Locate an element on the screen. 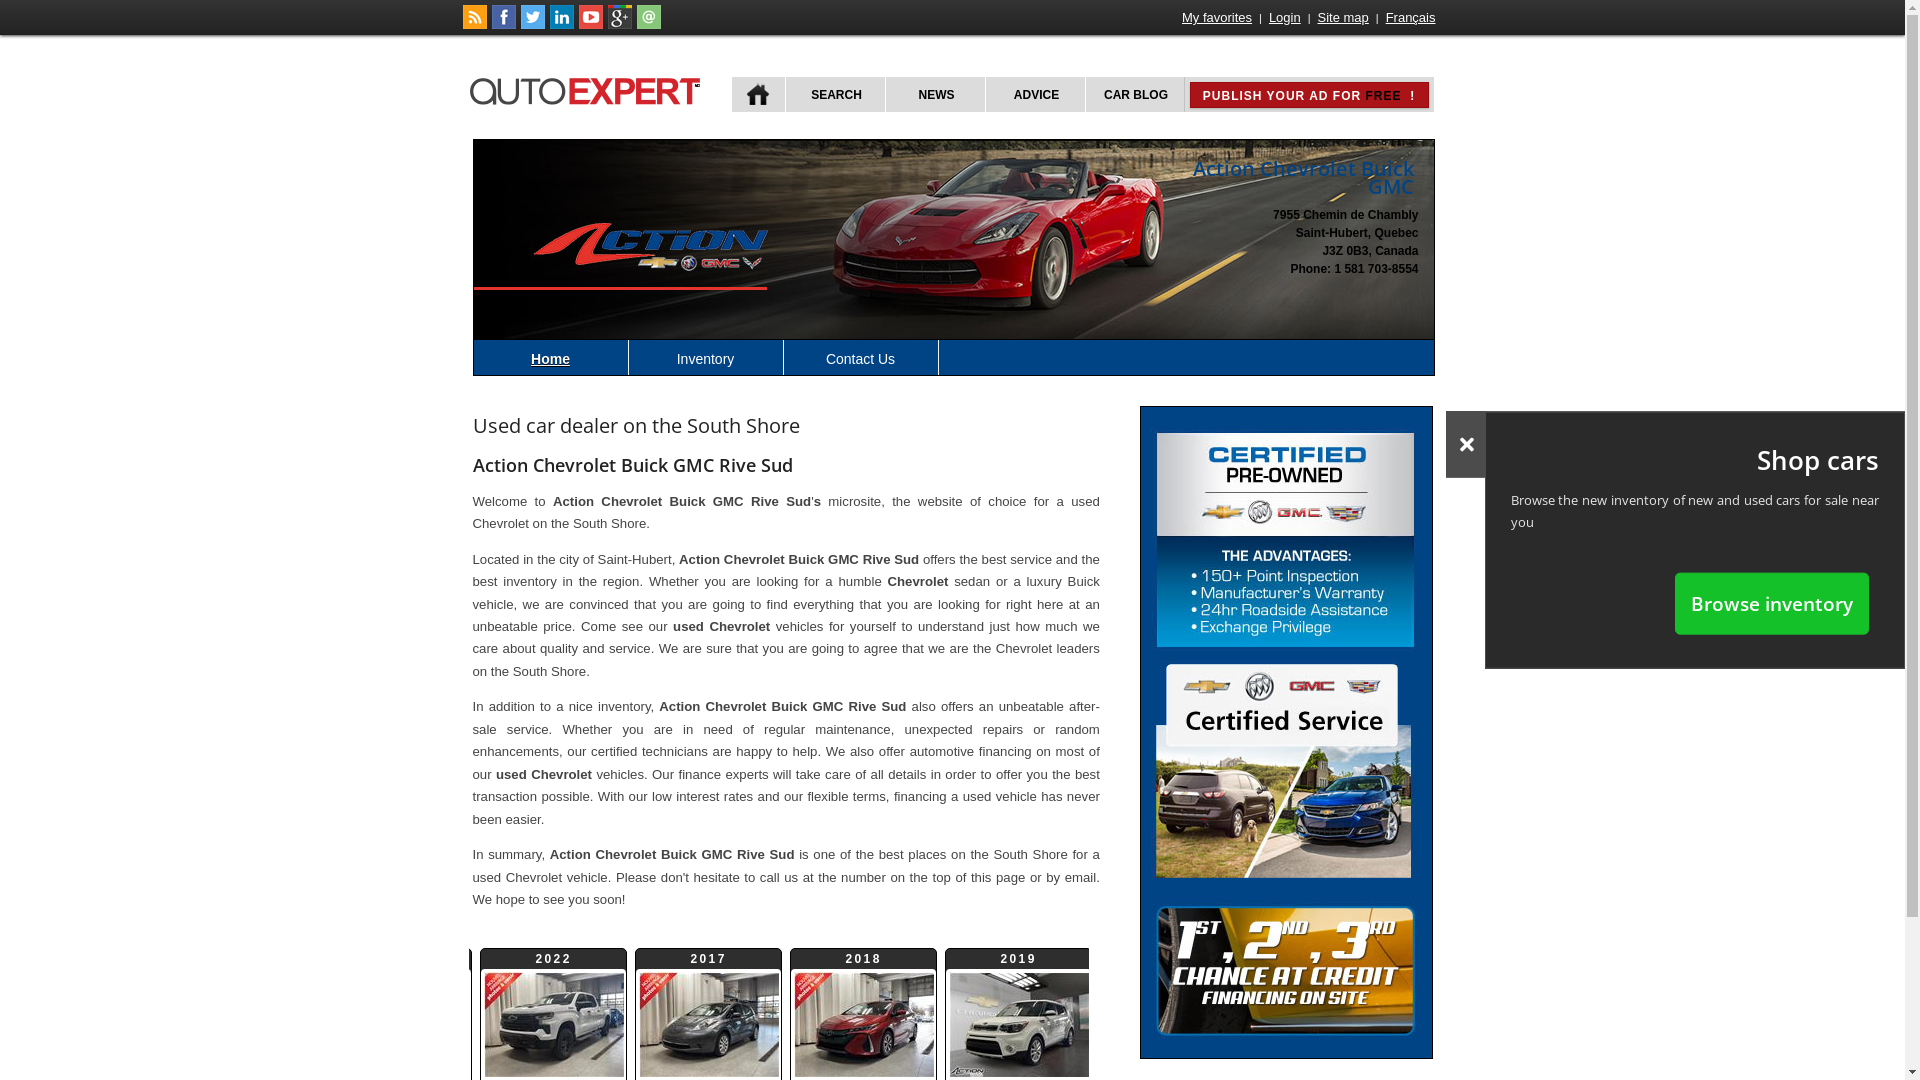 This screenshot has width=1920, height=1080. 'My favorites' is located at coordinates (1216, 17).